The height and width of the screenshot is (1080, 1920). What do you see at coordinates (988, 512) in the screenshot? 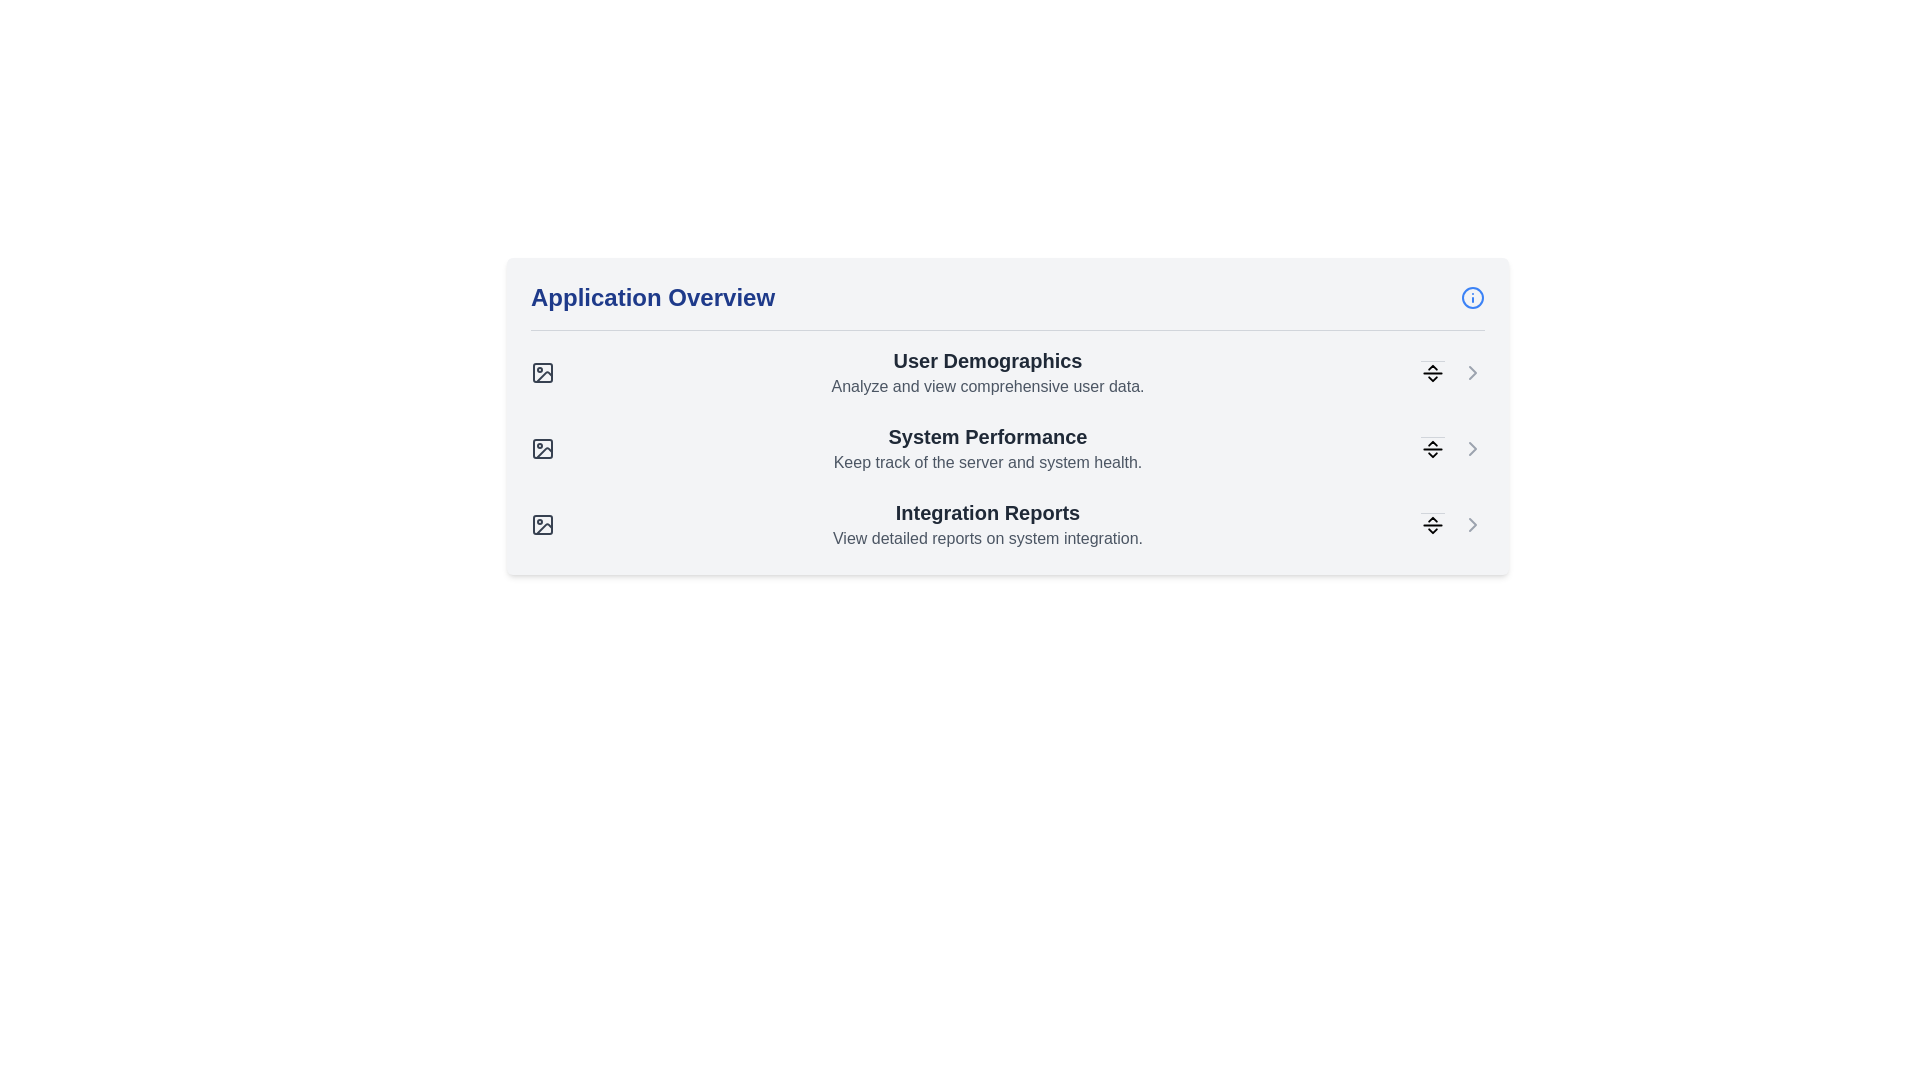
I see `the 'Integration Reports' header text, which is a bold and larger font label in dark grayscale color, located in the third row of the 'Application Overview' section` at bounding box center [988, 512].